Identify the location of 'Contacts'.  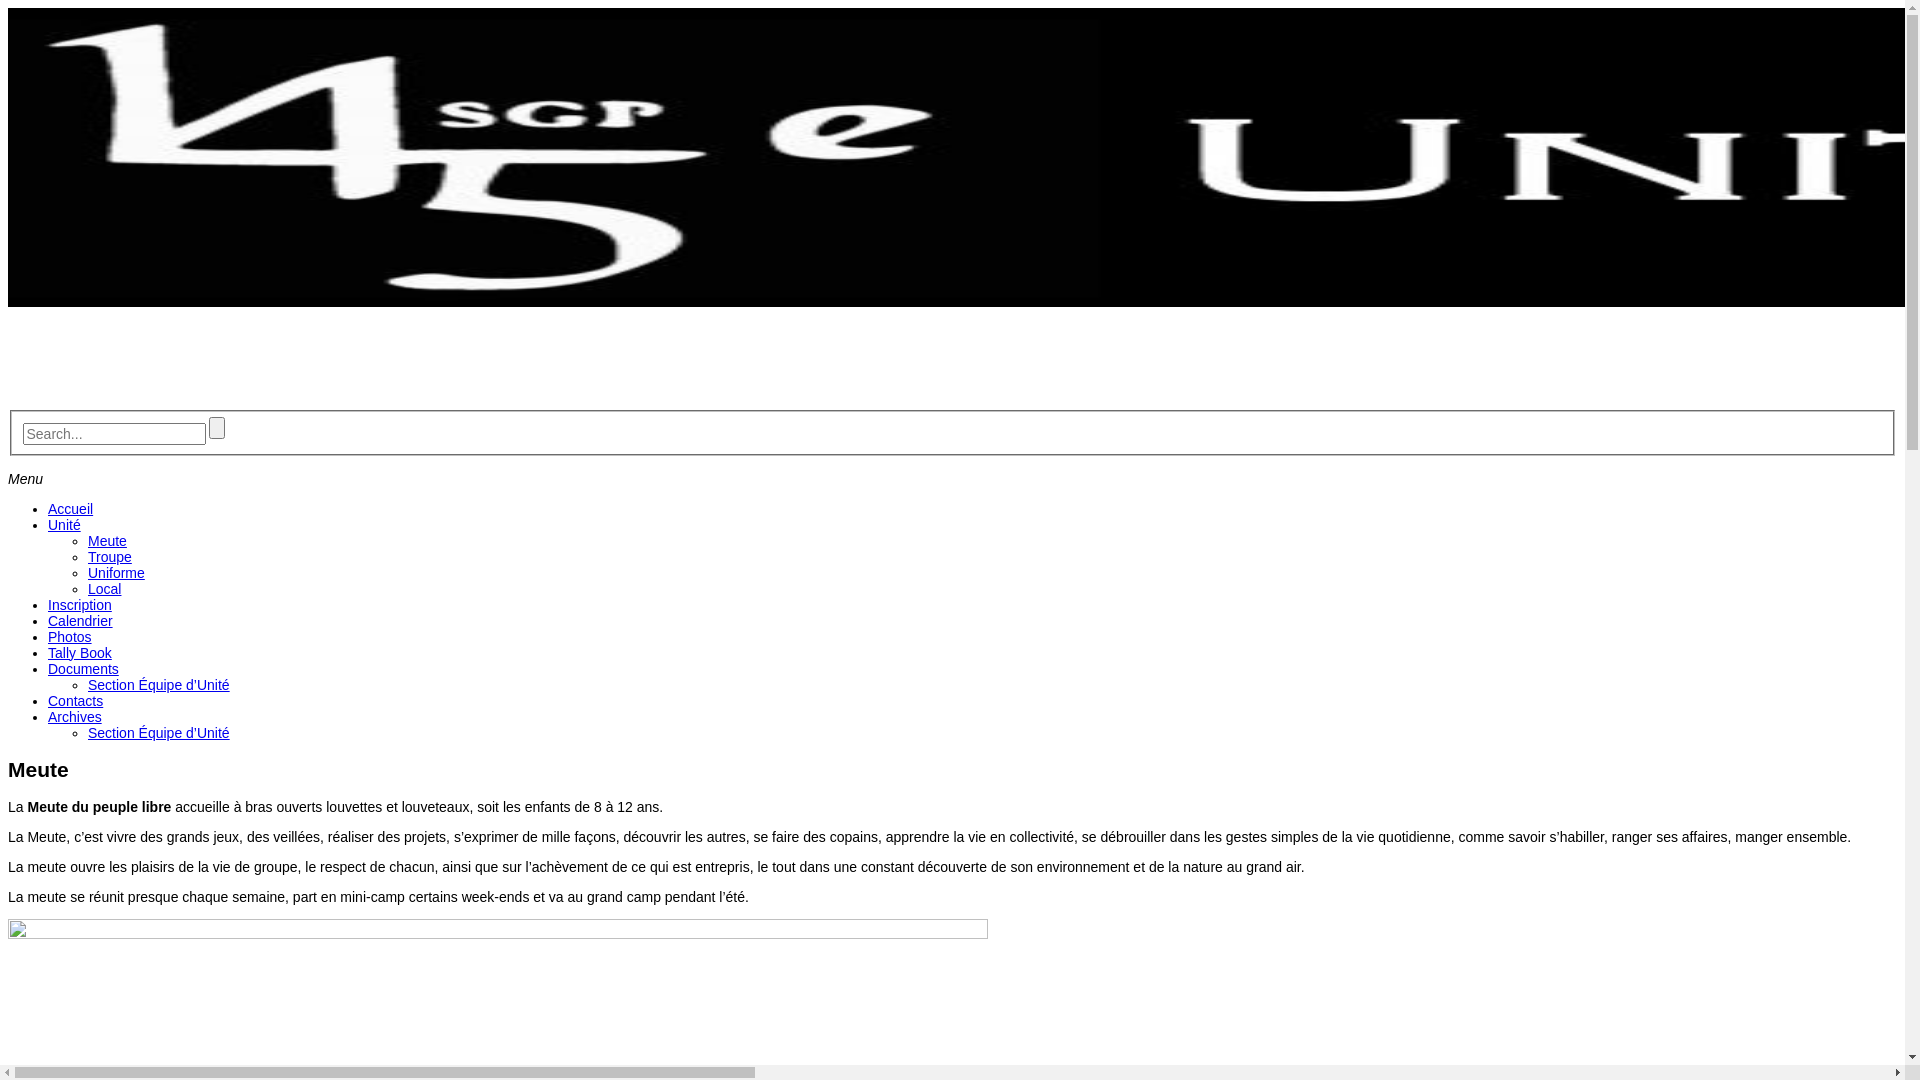
(75, 700).